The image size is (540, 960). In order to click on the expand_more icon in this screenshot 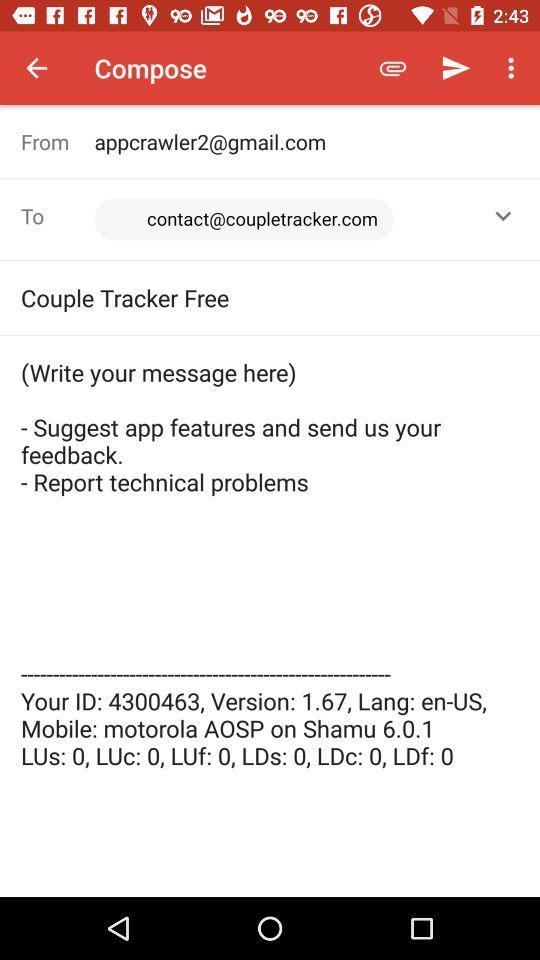, I will do `click(502, 216)`.